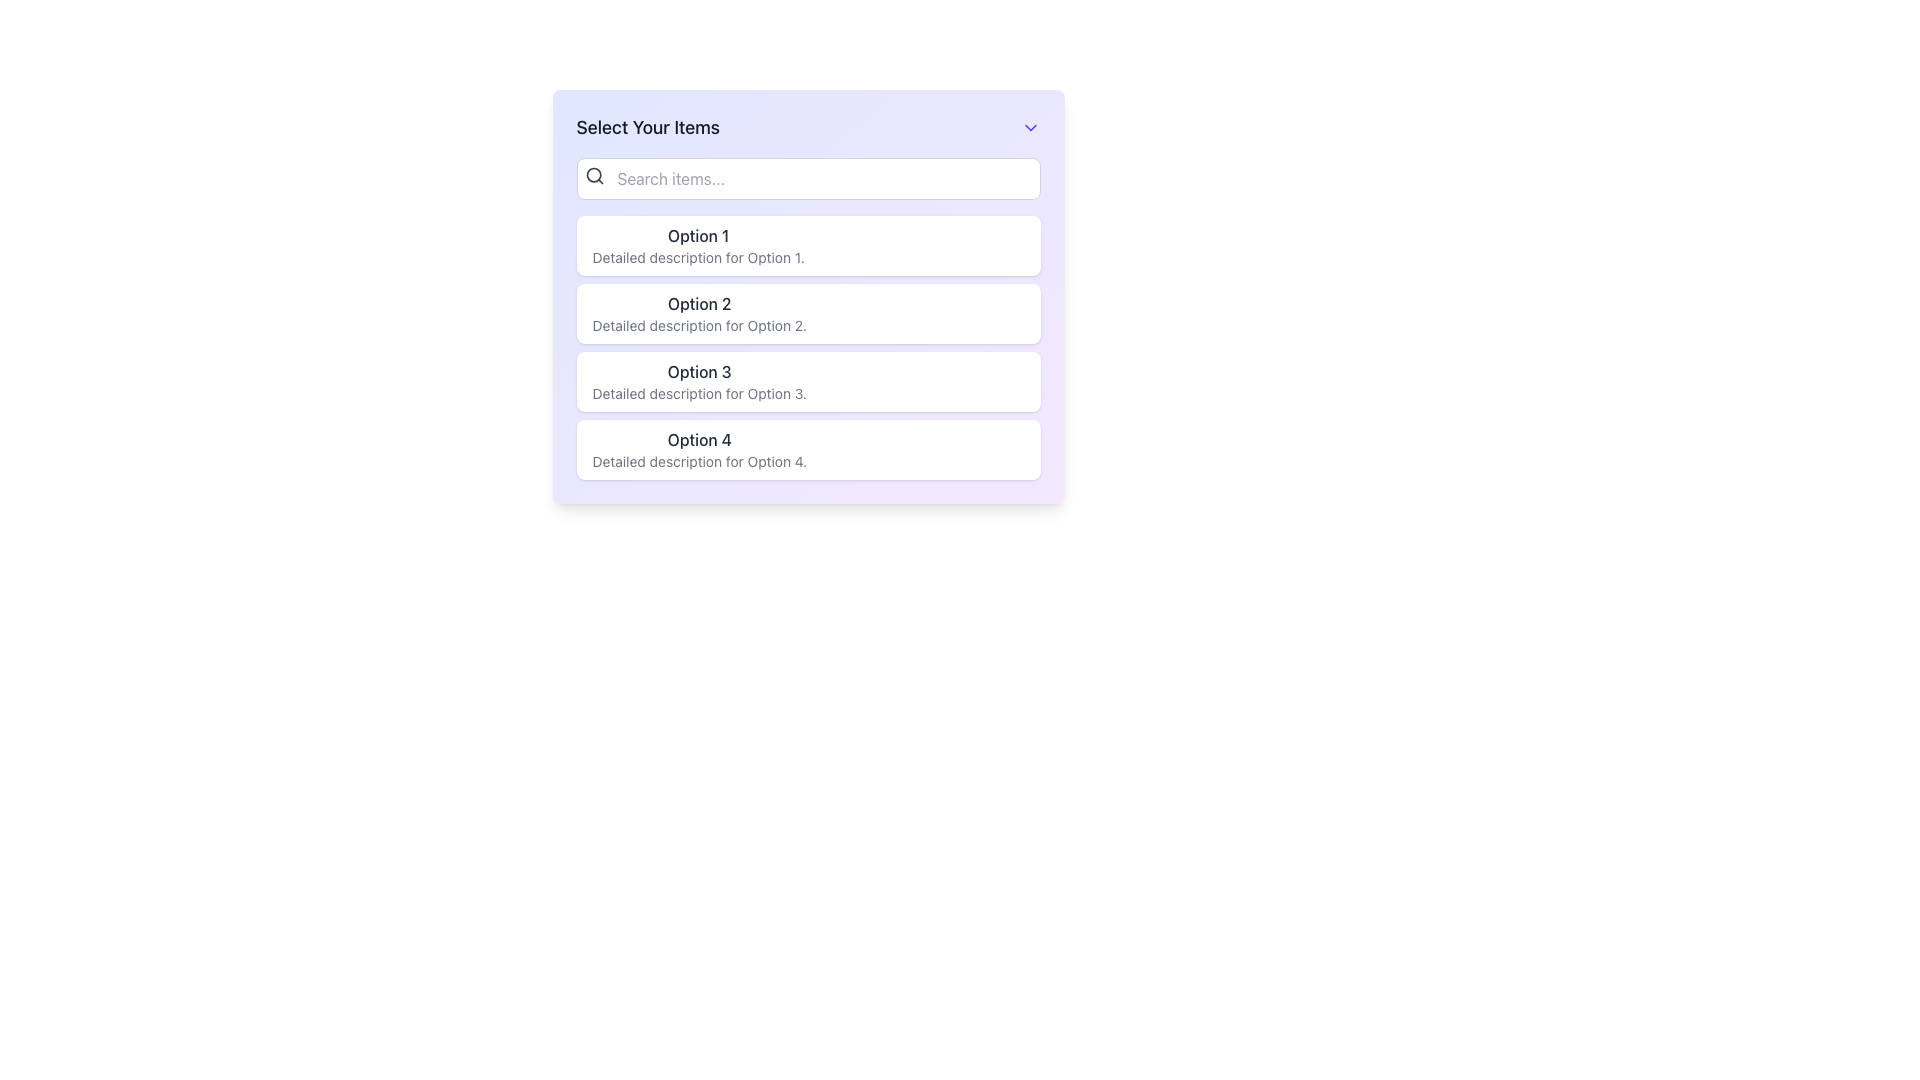  I want to click on the first selectable option in the list below the 'Select Your Items' search bar, so click(808, 245).